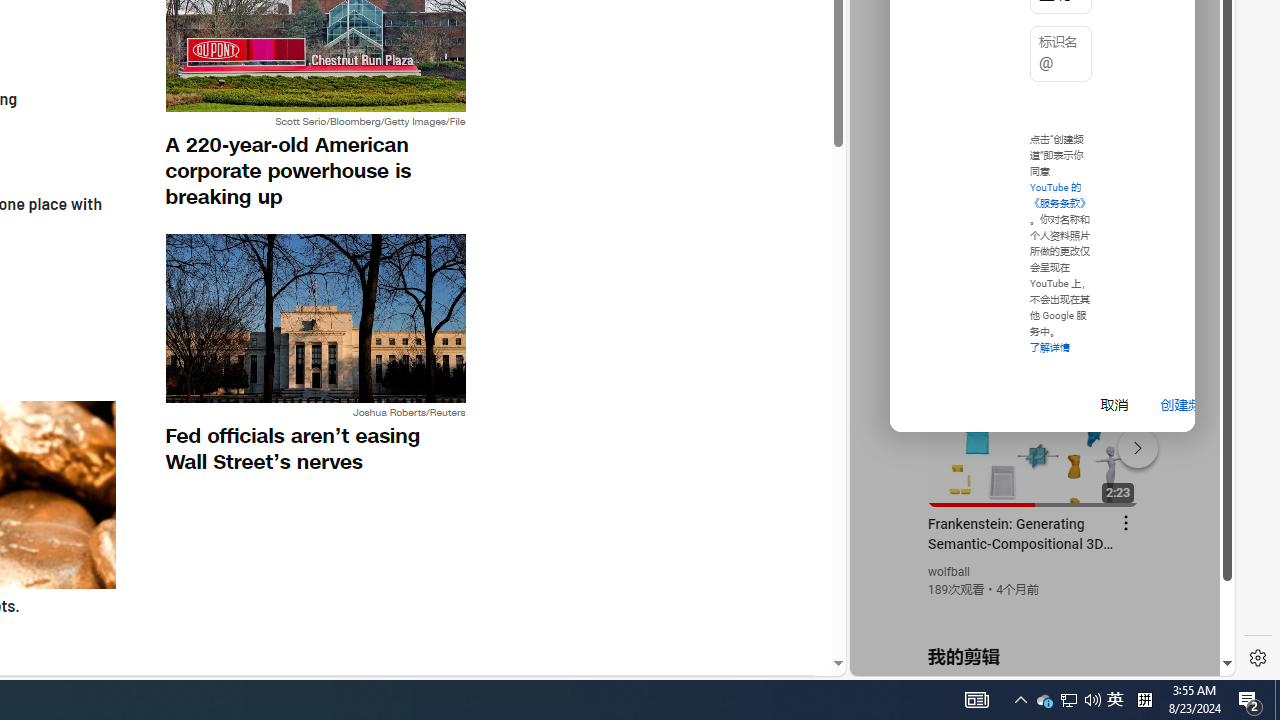 This screenshot has height=720, width=1280. I want to click on 'Click to scroll right', so click(1196, 82).